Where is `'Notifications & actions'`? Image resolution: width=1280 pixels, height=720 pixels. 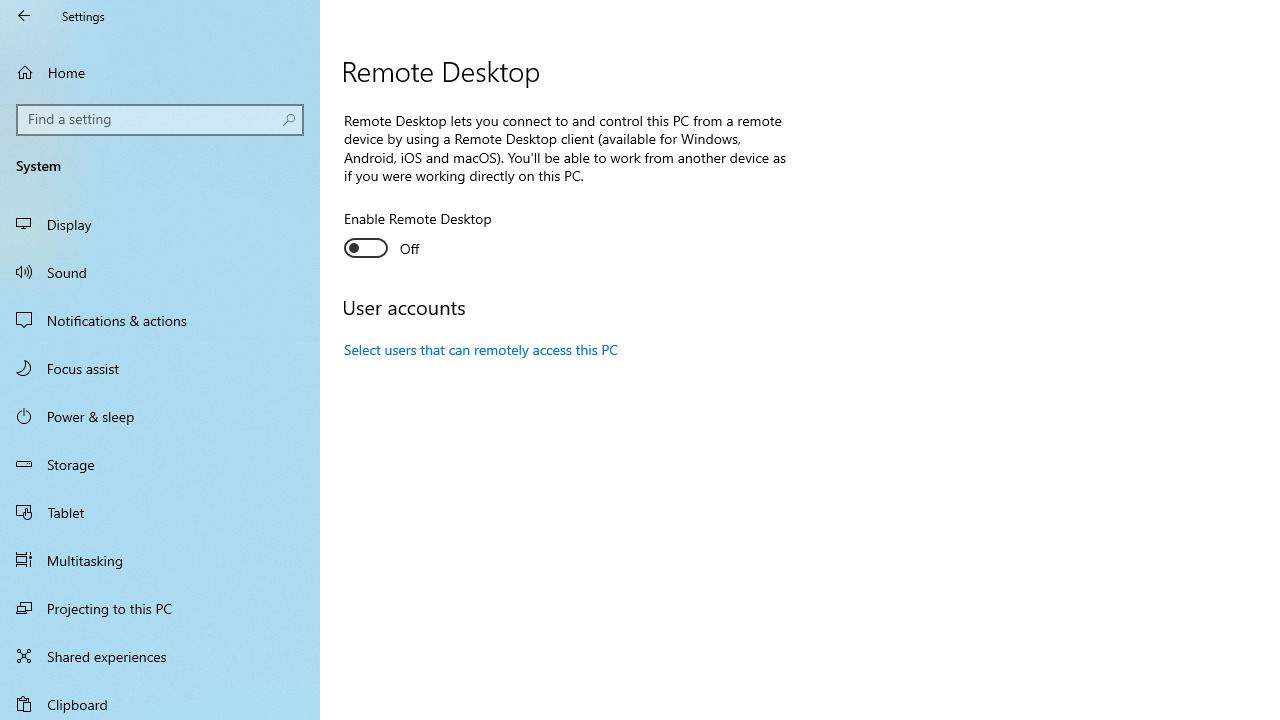
'Notifications & actions' is located at coordinates (160, 319).